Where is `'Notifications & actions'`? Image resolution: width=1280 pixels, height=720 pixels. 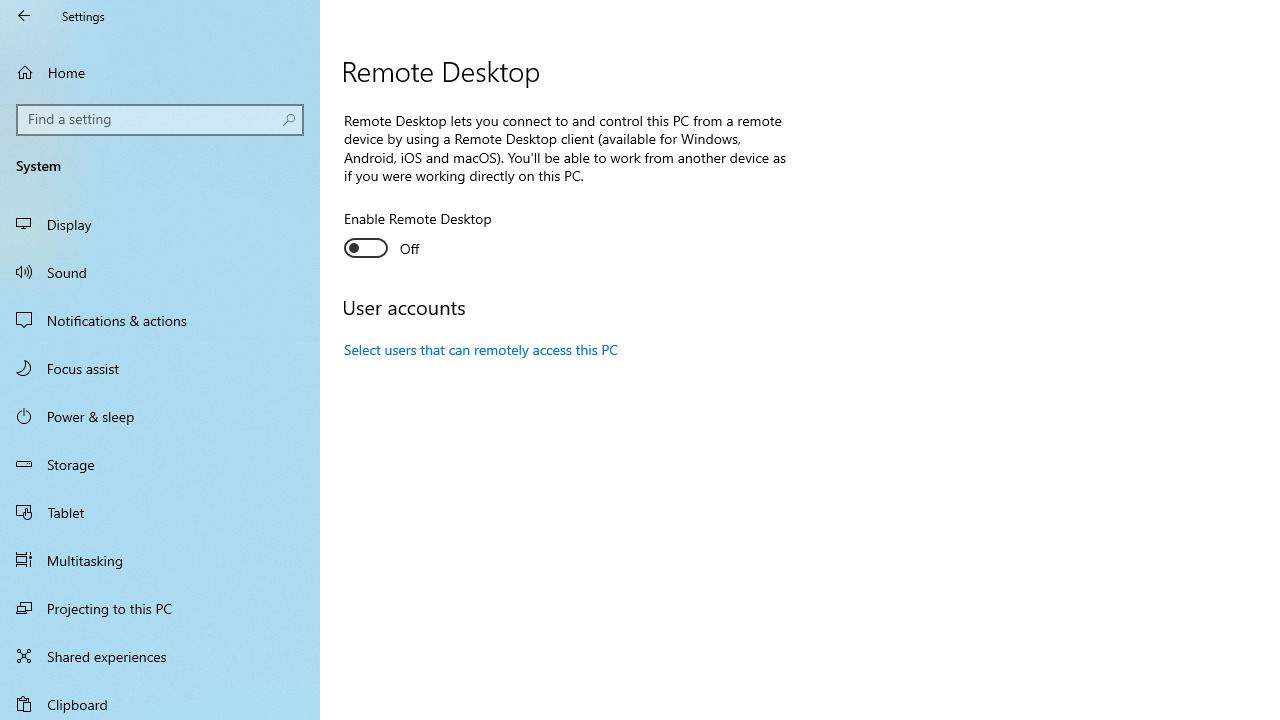
'Notifications & actions' is located at coordinates (160, 319).